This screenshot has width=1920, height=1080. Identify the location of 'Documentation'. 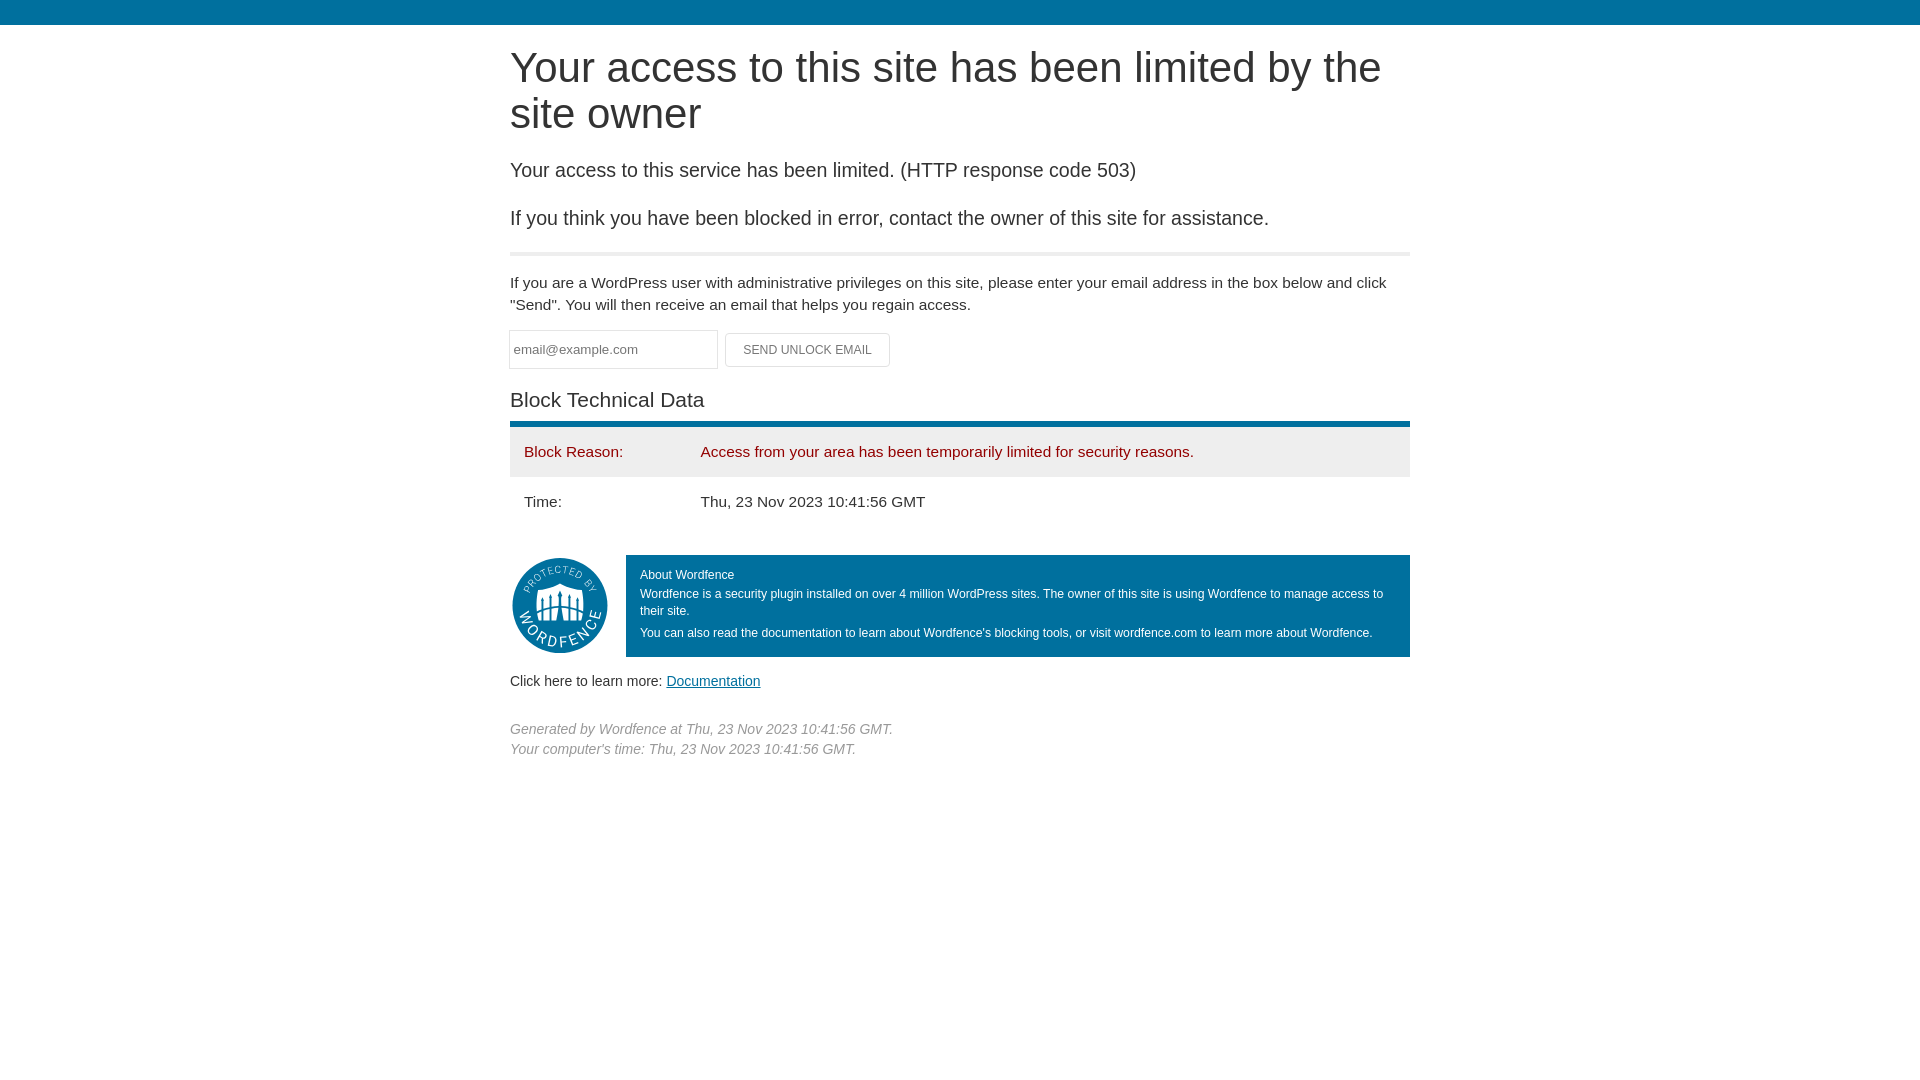
(713, 680).